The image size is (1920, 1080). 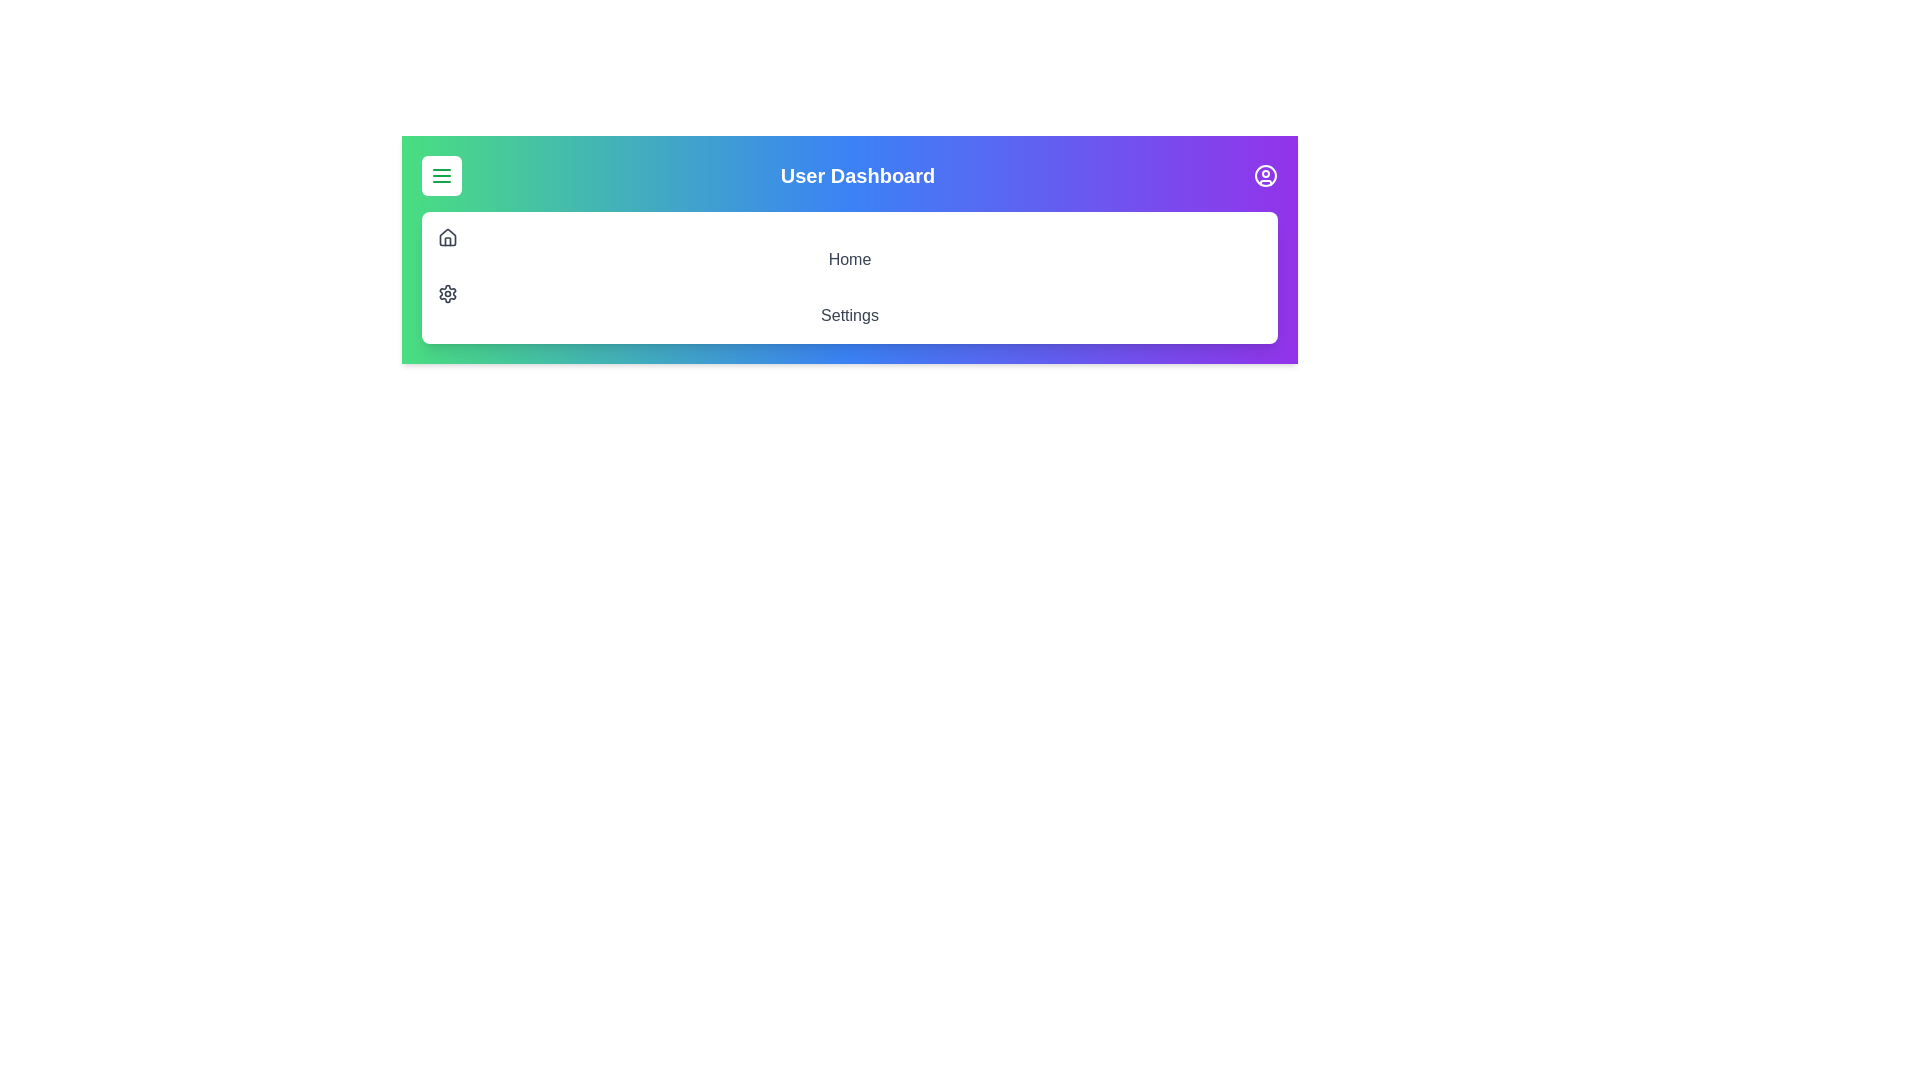 I want to click on the 'Home' menu item to navigate to the Home page, so click(x=849, y=249).